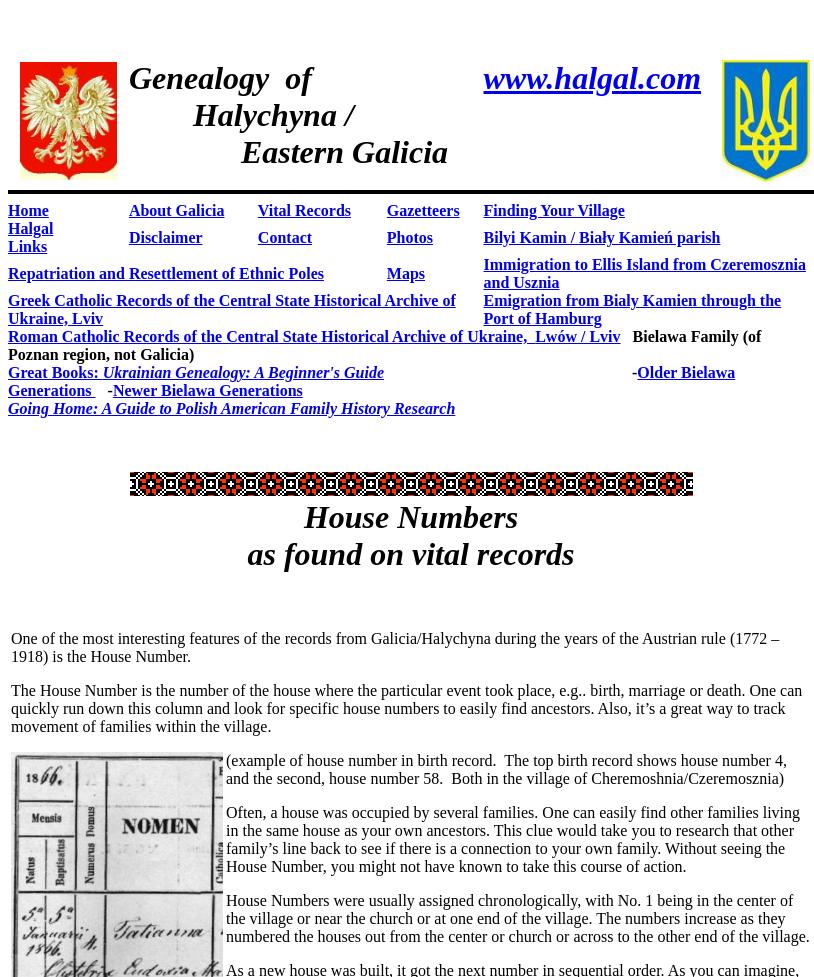 Image resolution: width=814 pixels, height=977 pixels. I want to click on 'Older Bielawa Generations', so click(371, 381).